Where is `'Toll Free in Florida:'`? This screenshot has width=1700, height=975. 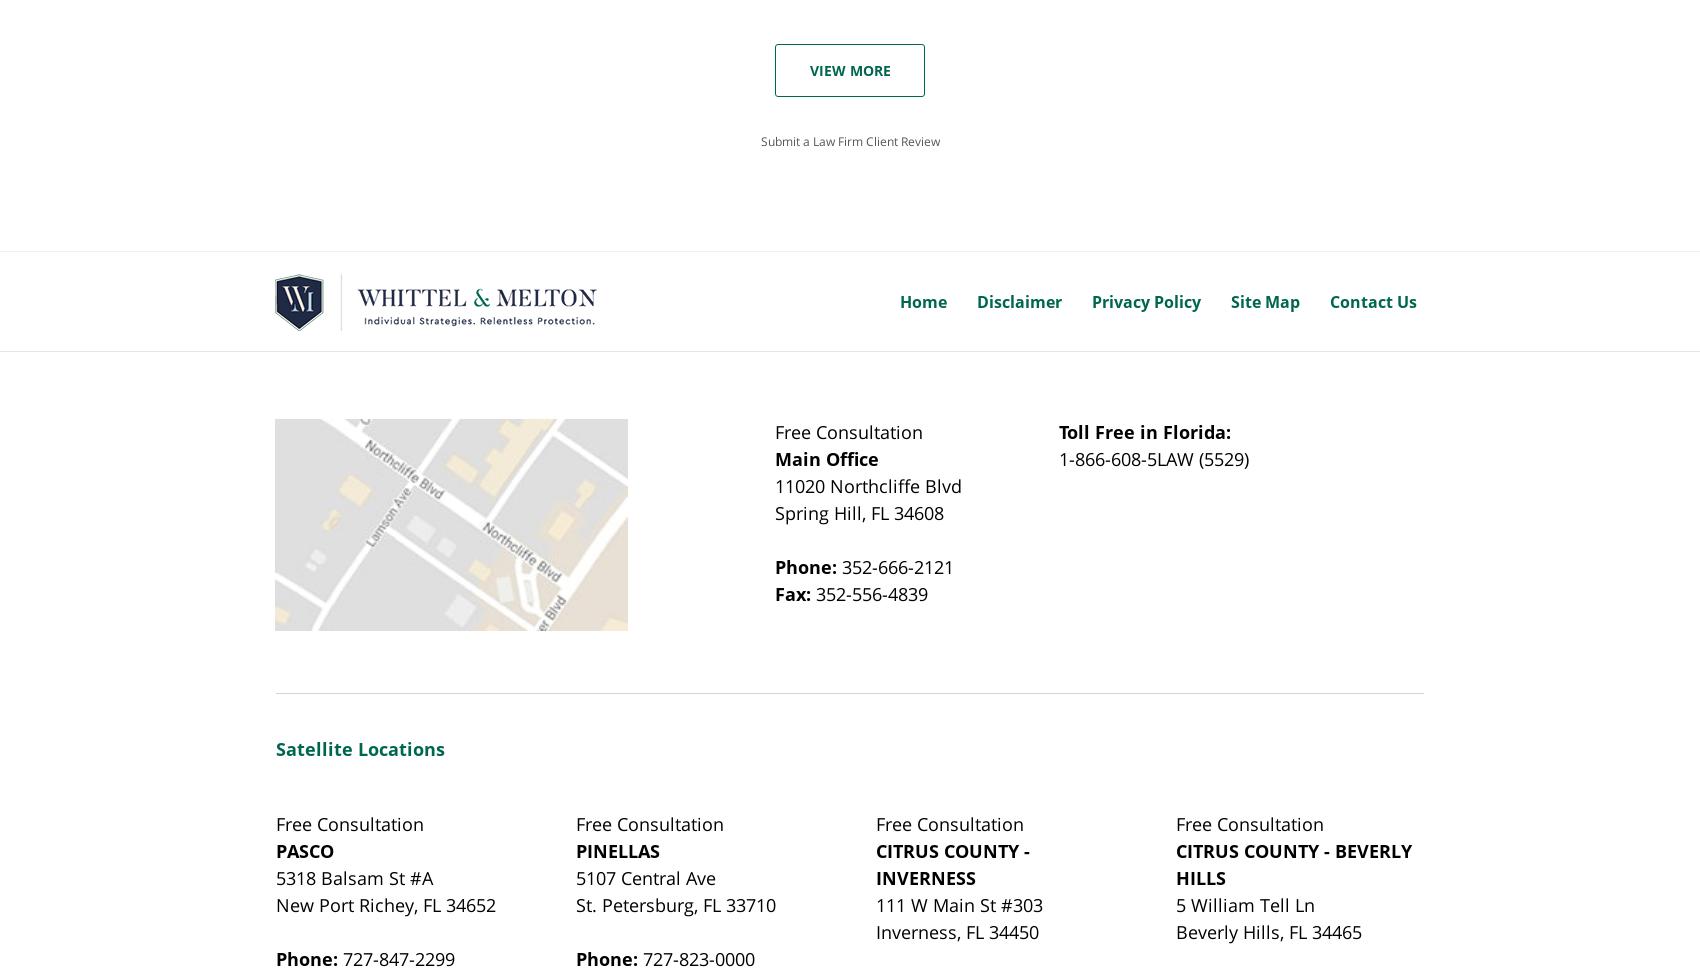 'Toll Free in Florida:' is located at coordinates (1143, 432).